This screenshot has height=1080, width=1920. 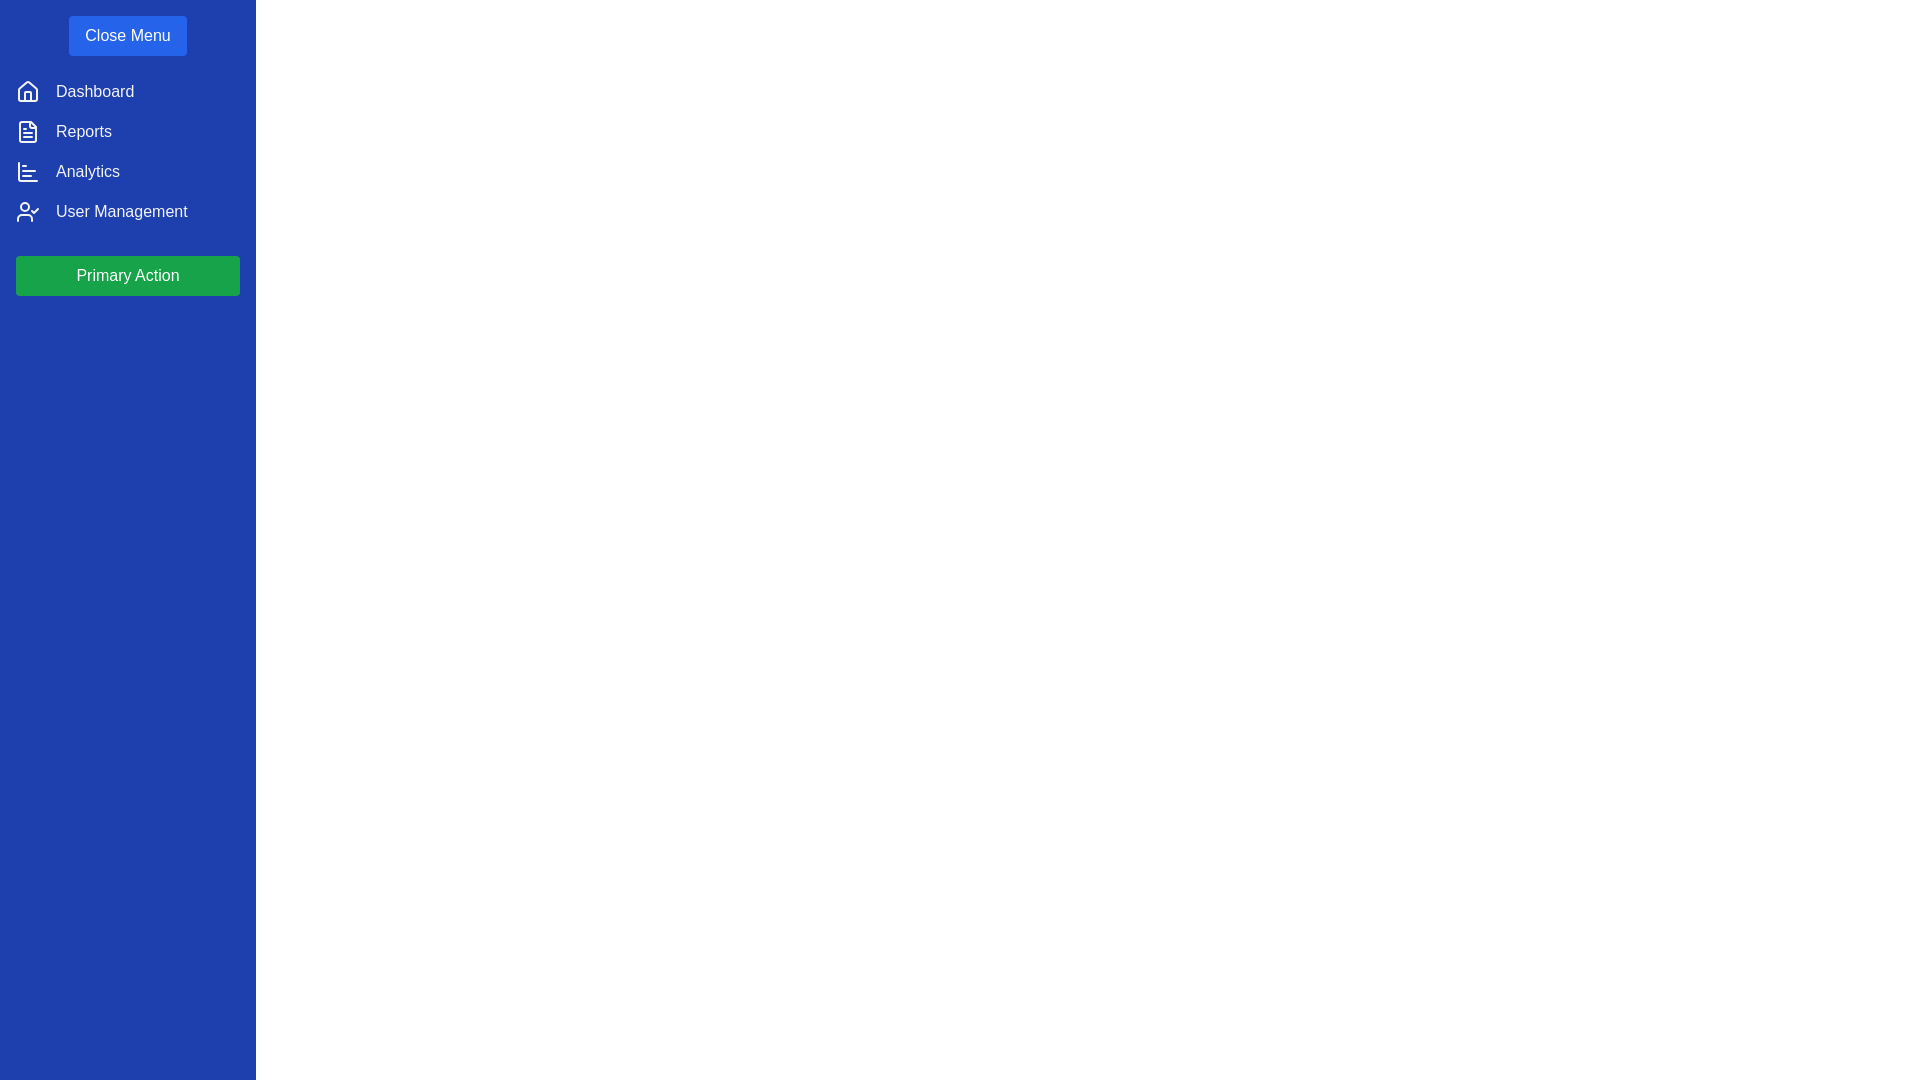 I want to click on the navigation item Dashboard from the list, so click(x=94, y=92).